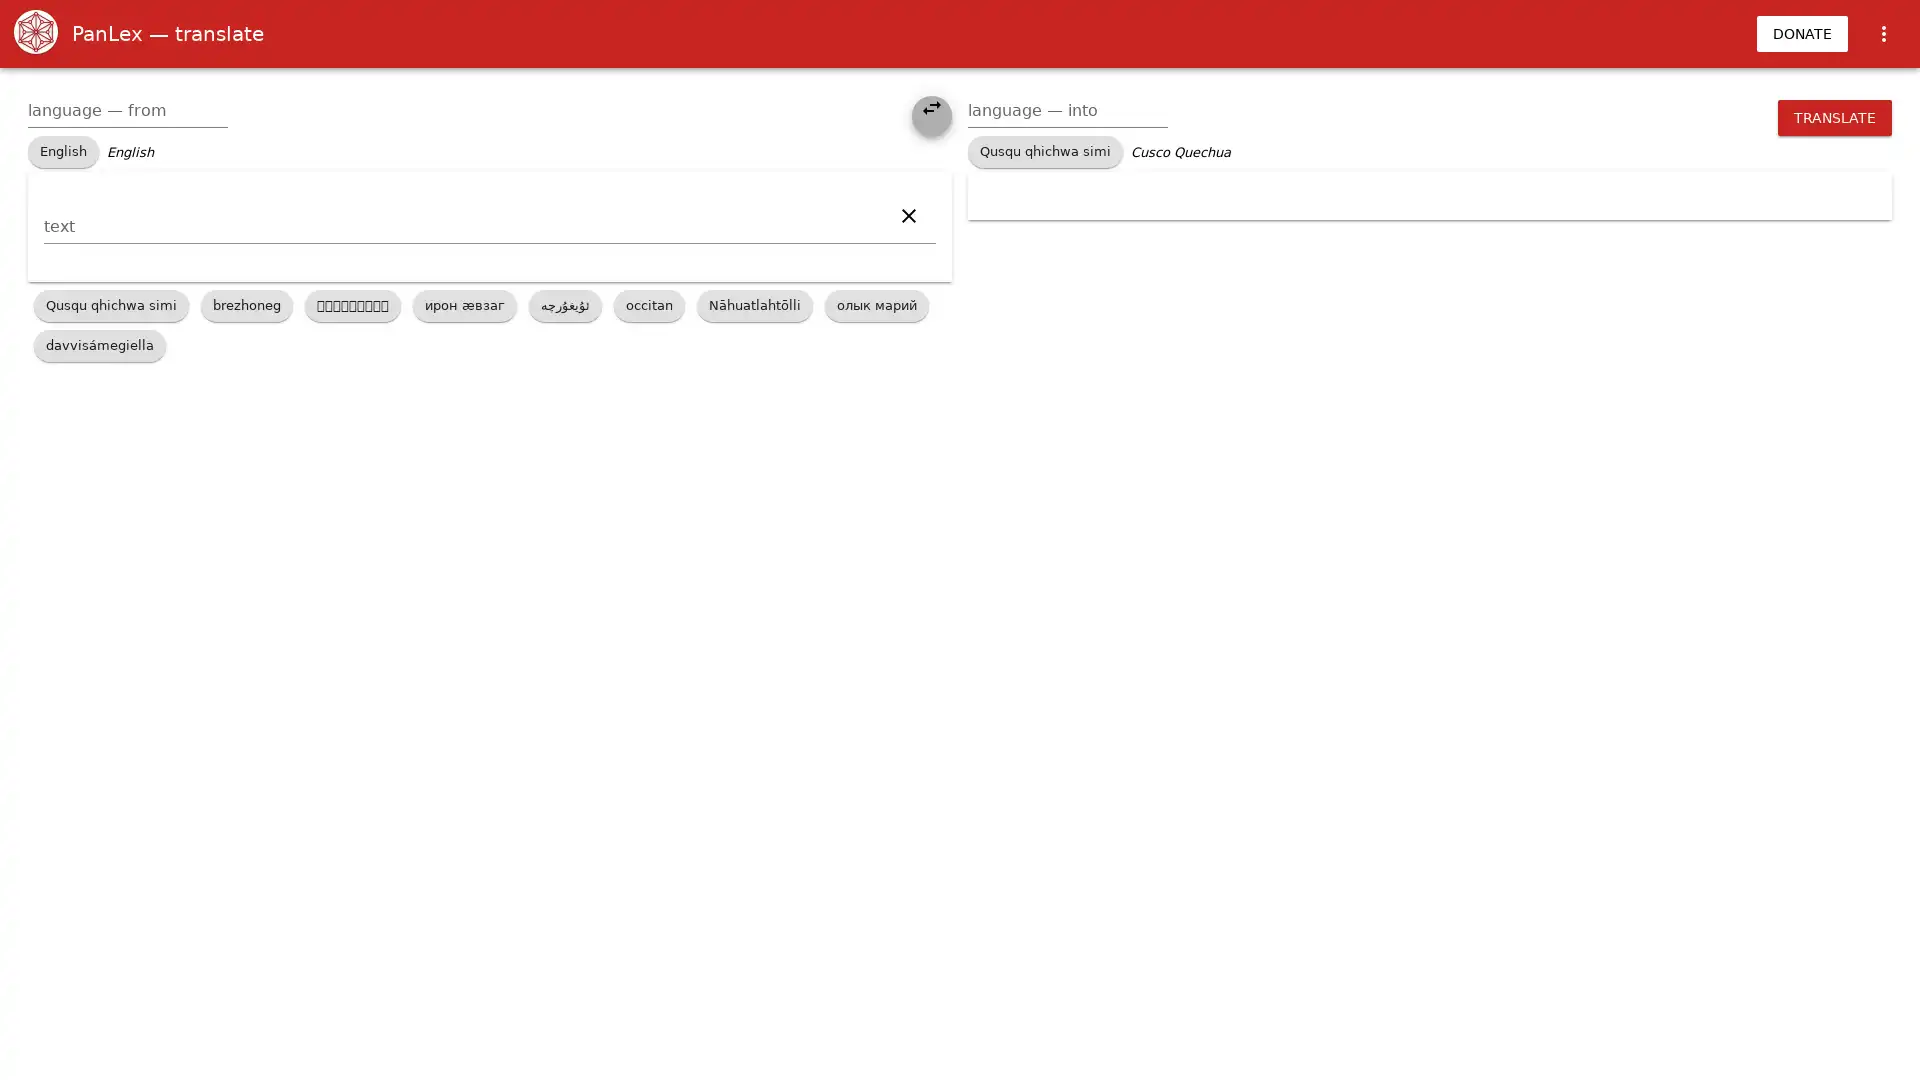 The image size is (1920, 1080). Describe the element at coordinates (1802, 34) in the screenshot. I see `DONATE` at that location.